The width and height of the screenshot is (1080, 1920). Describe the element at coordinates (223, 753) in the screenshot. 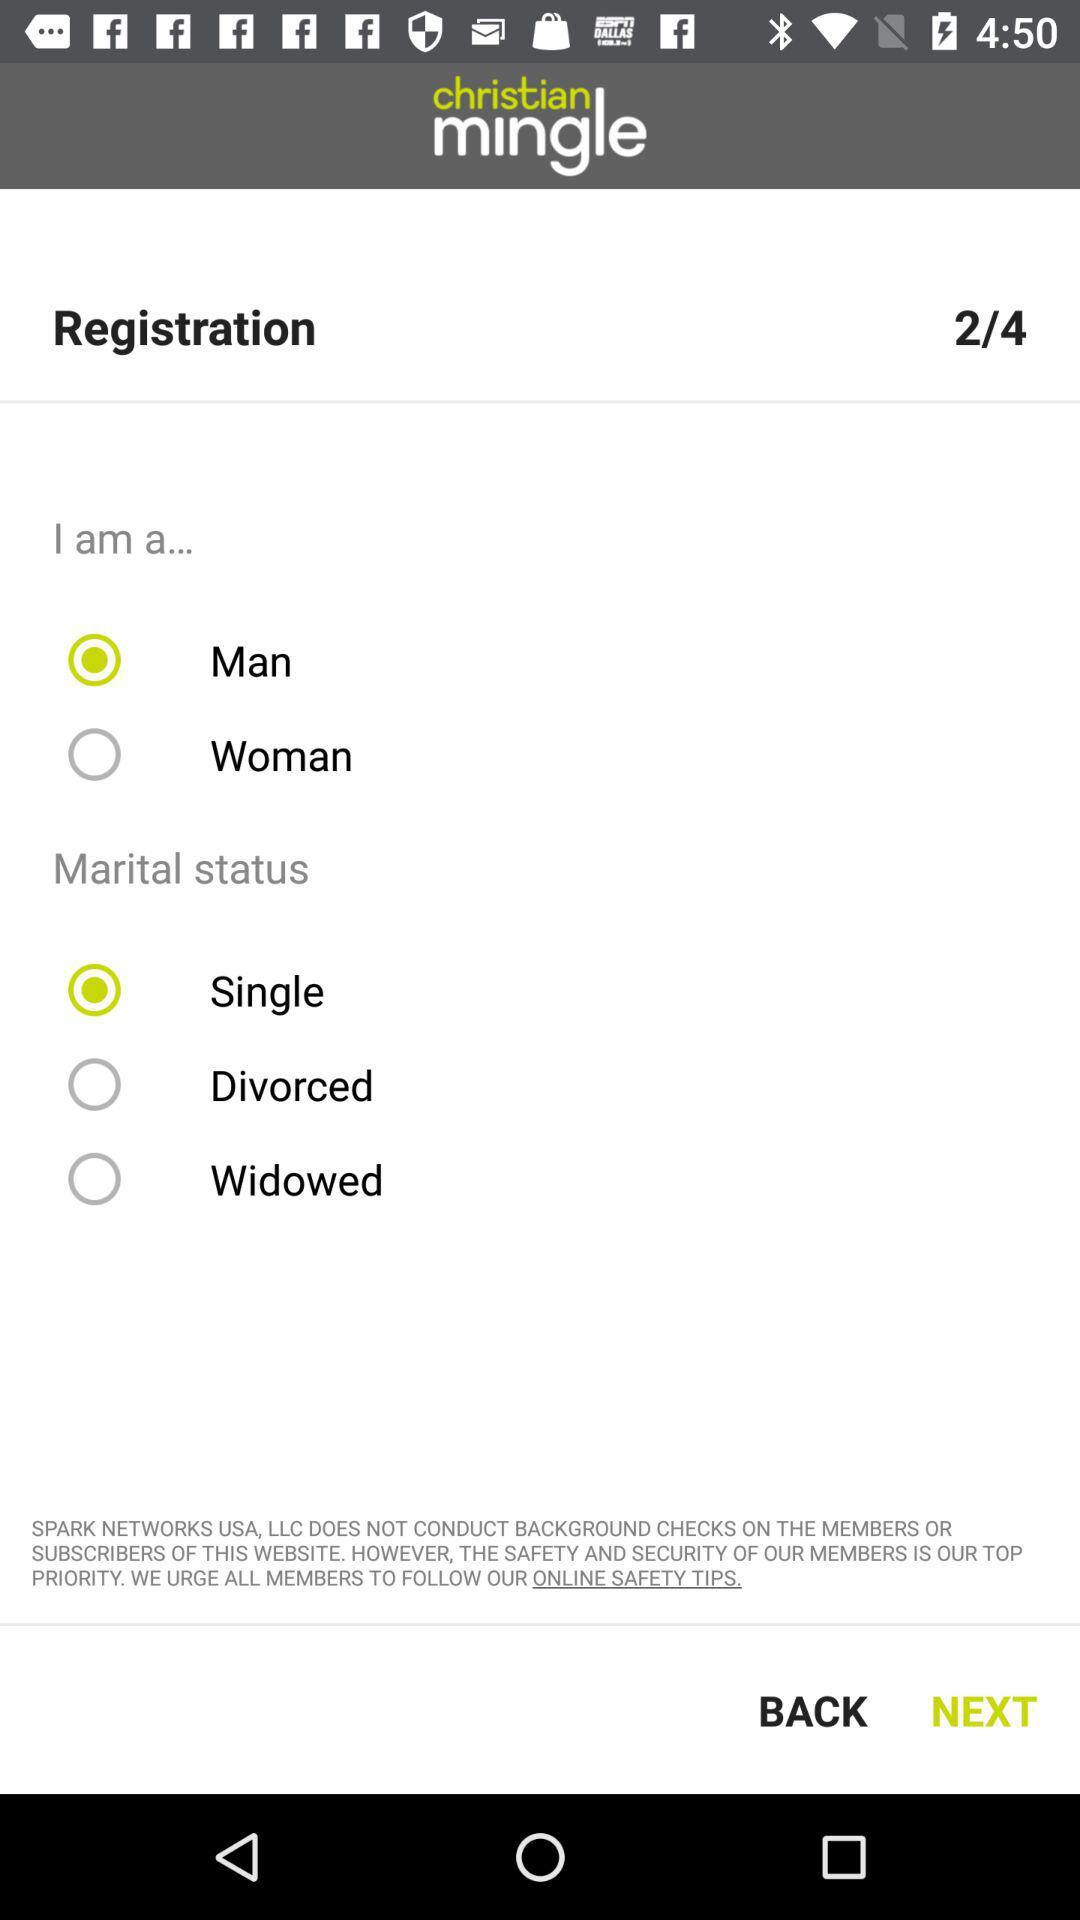

I see `item above the marital status item` at that location.